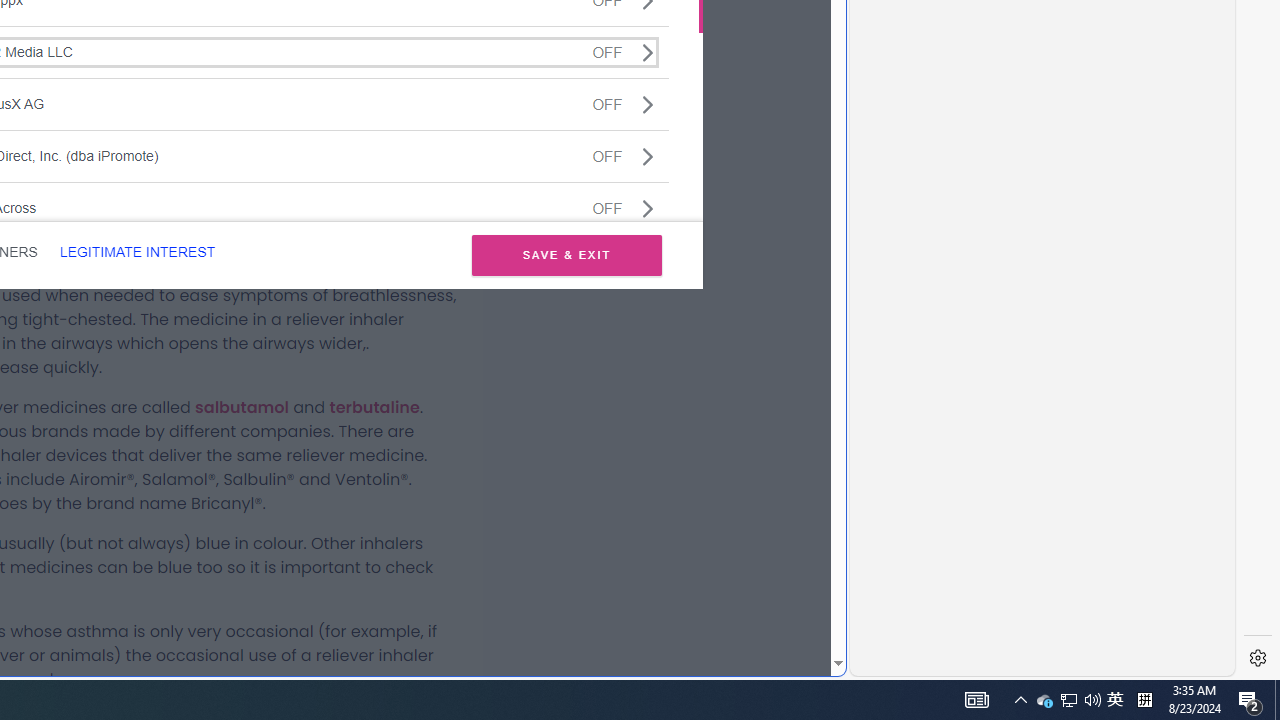  Describe the element at coordinates (374, 406) in the screenshot. I see `'terbutaline'` at that location.